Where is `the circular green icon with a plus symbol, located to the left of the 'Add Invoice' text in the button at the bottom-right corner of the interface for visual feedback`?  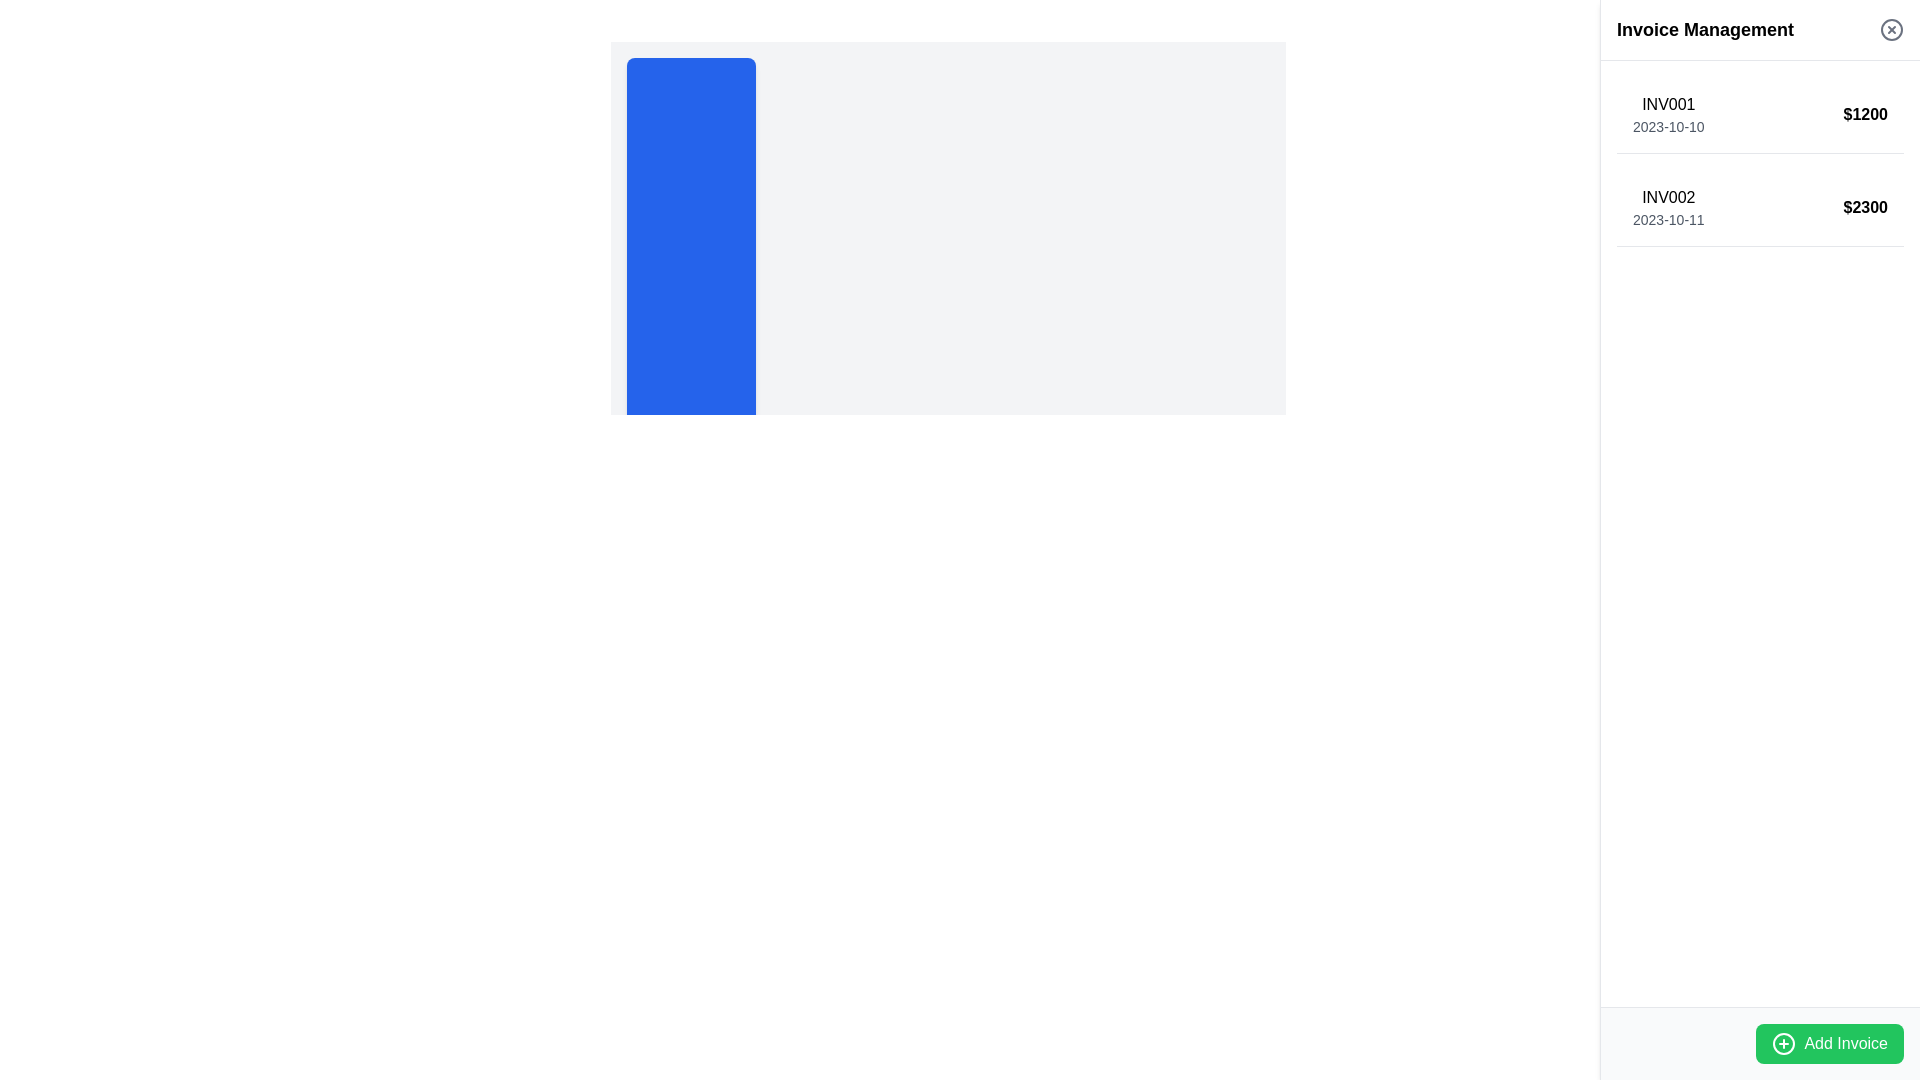 the circular green icon with a plus symbol, located to the left of the 'Add Invoice' text in the button at the bottom-right corner of the interface for visual feedback is located at coordinates (1784, 1043).